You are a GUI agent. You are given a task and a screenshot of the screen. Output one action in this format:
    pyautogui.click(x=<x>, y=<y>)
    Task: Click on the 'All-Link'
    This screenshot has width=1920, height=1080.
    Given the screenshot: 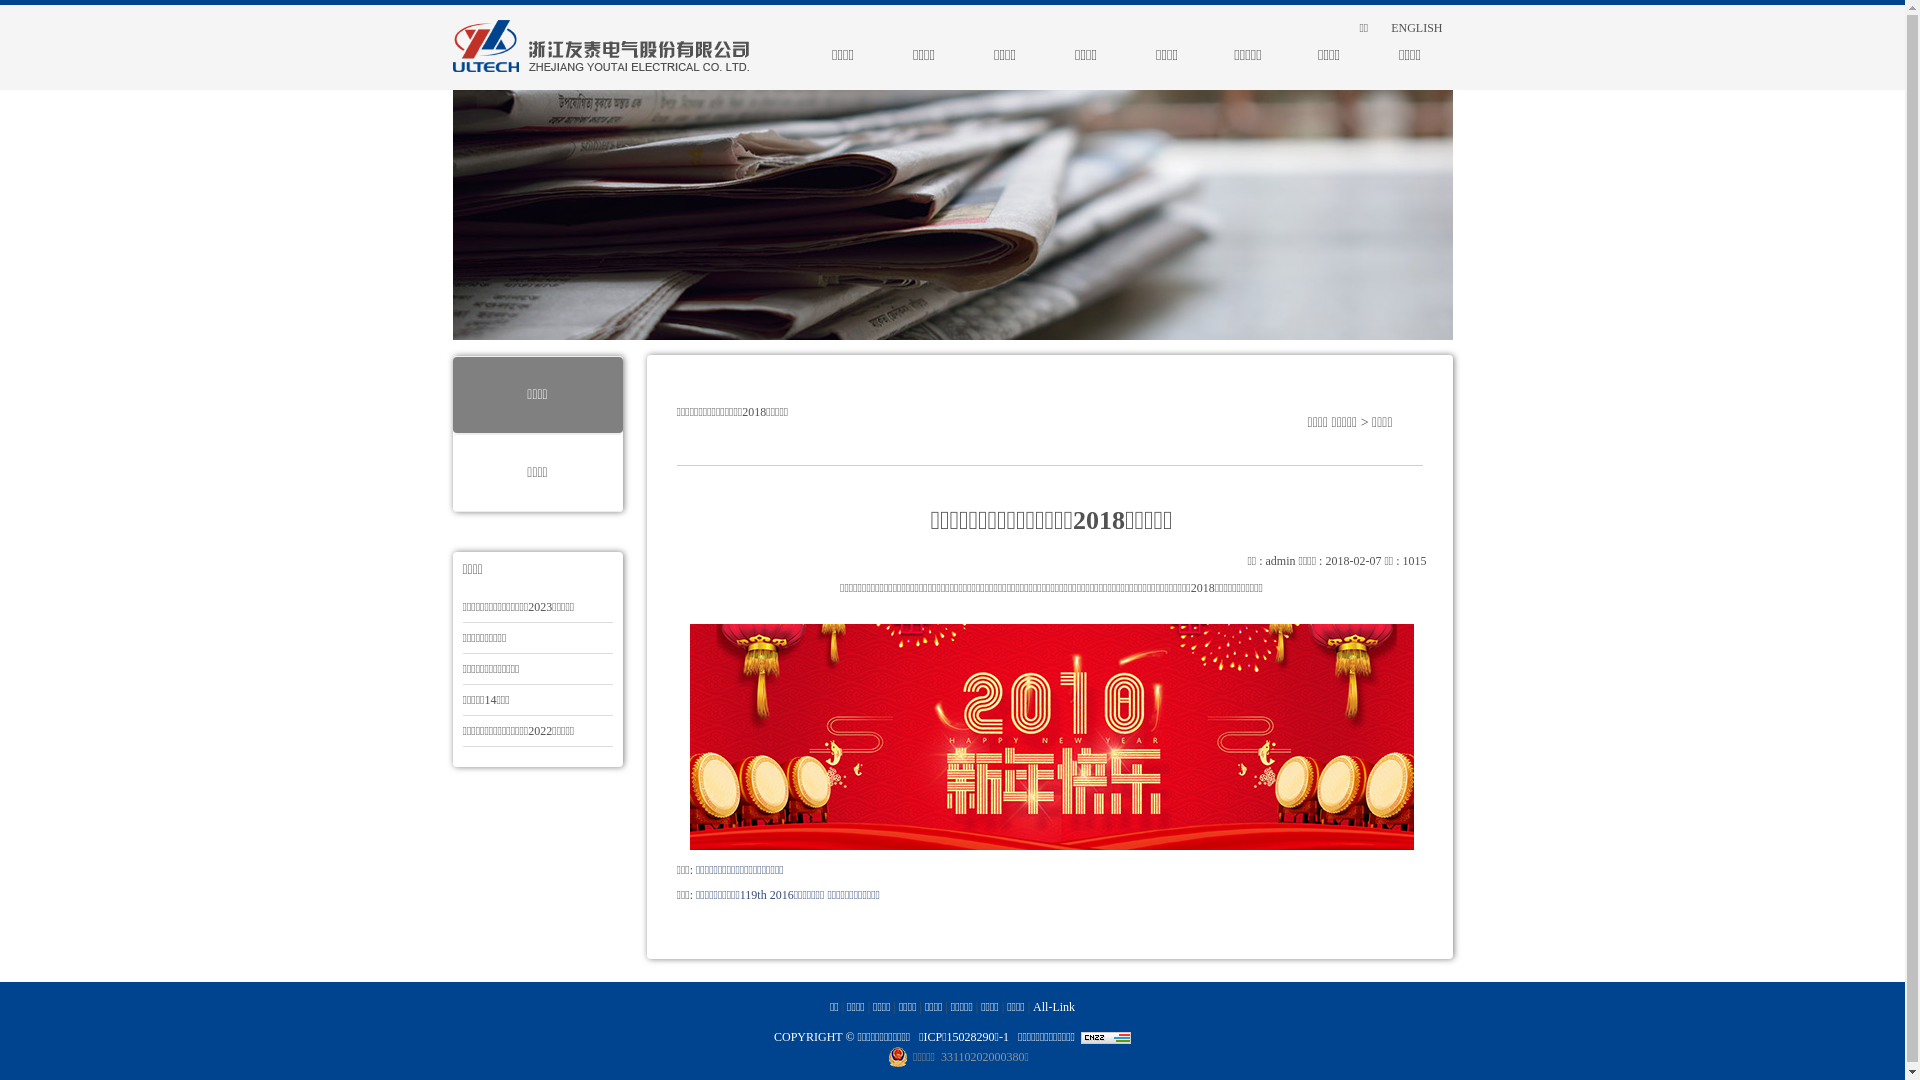 What is the action you would take?
    pyautogui.click(x=1053, y=1006)
    